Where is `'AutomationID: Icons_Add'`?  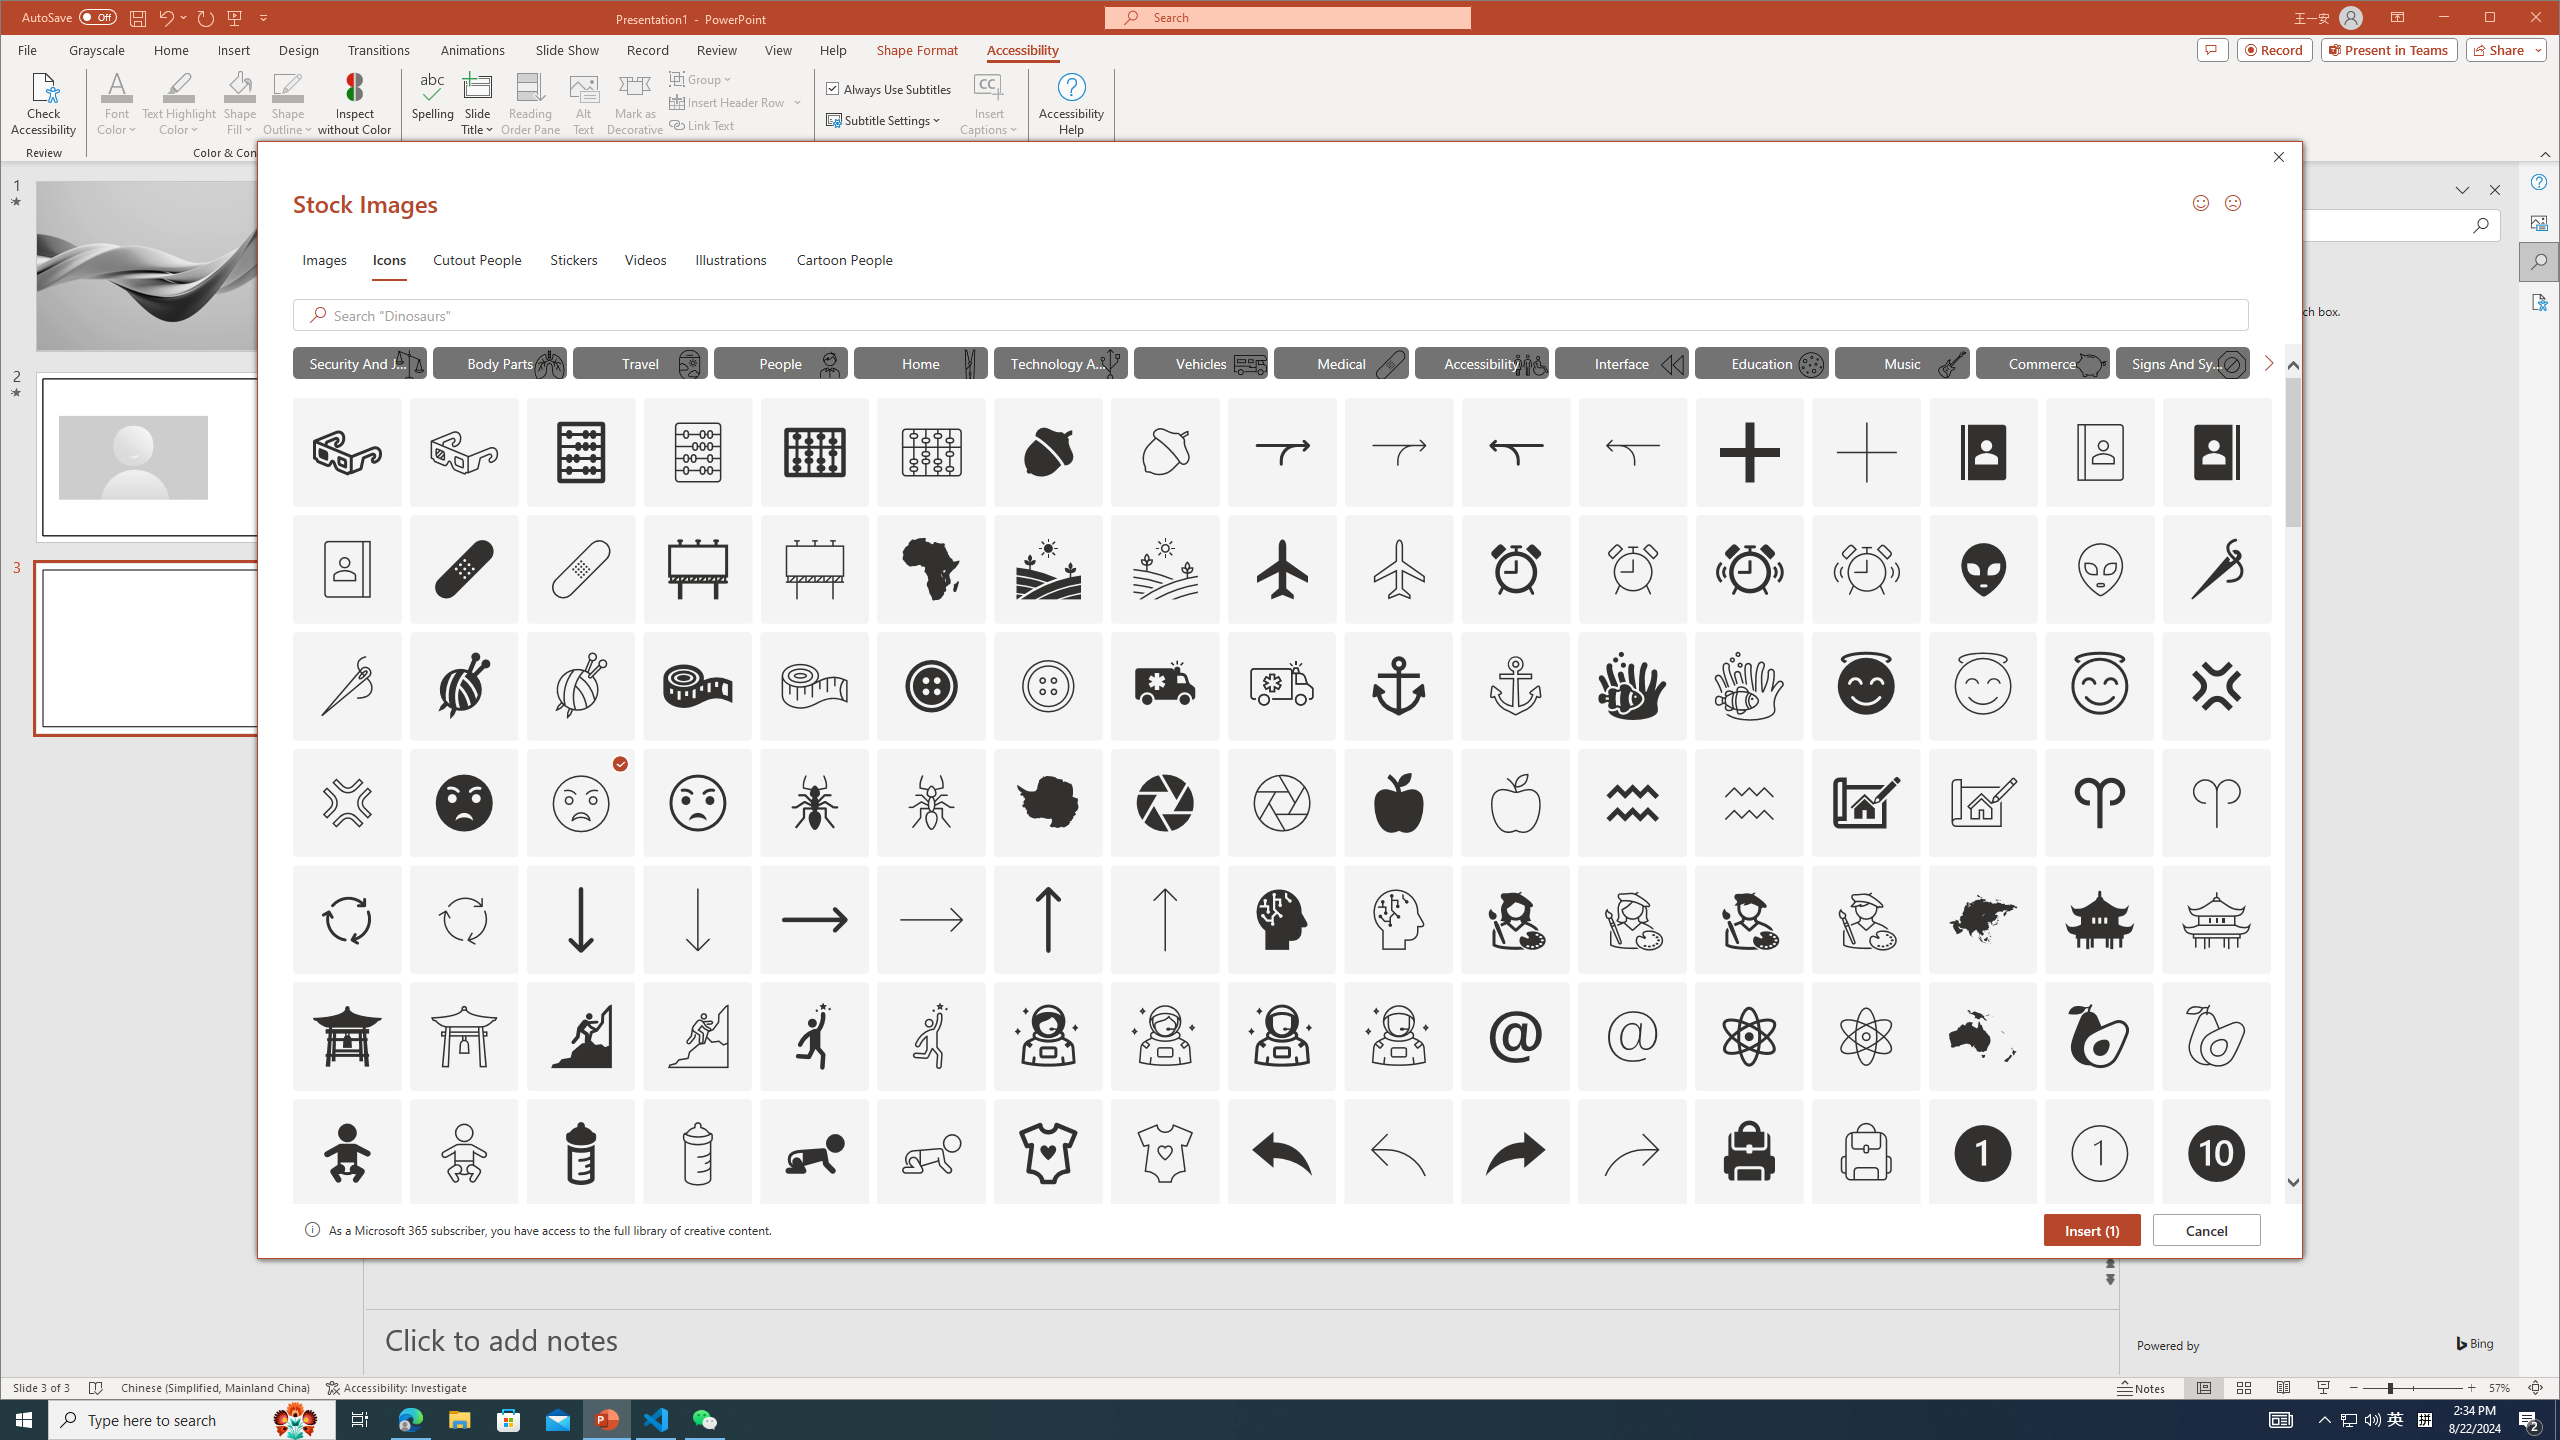 'AutomationID: Icons_Add' is located at coordinates (1750, 451).